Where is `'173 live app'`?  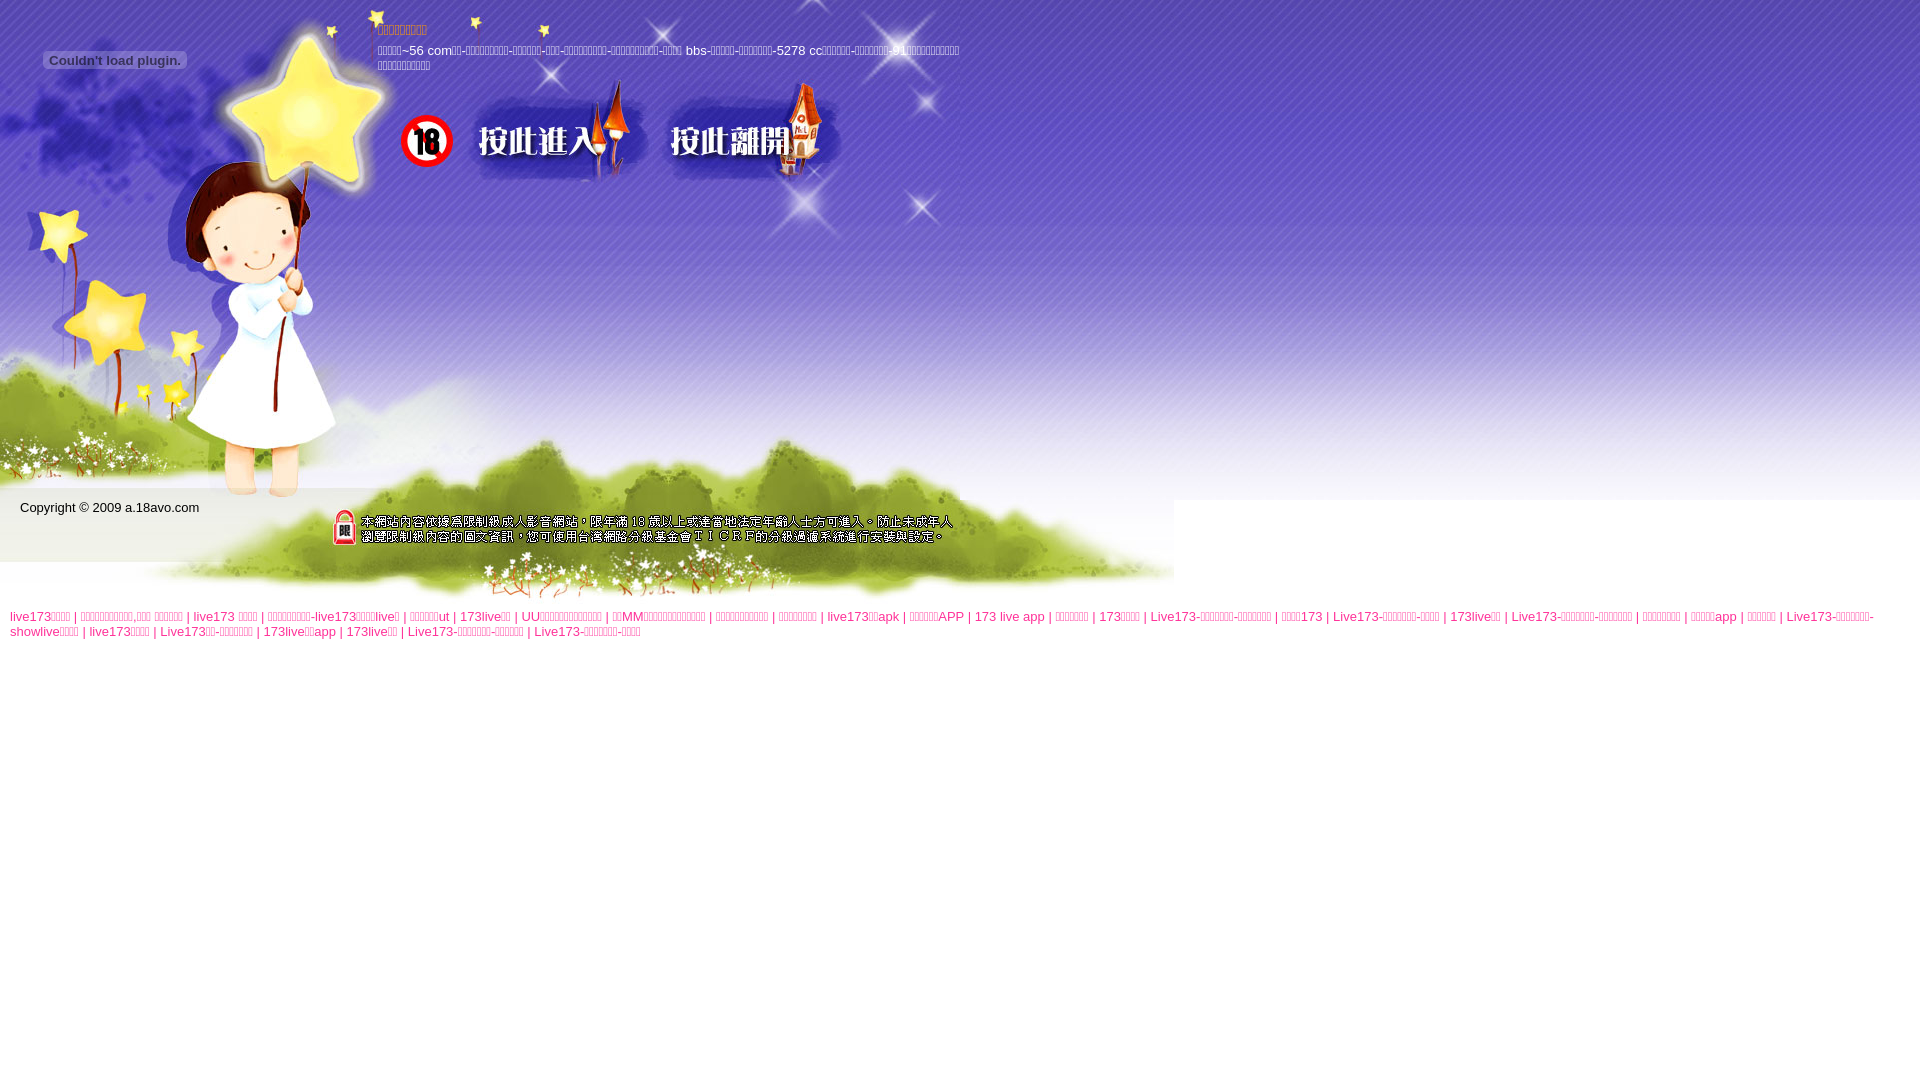 '173 live app' is located at coordinates (1009, 615).